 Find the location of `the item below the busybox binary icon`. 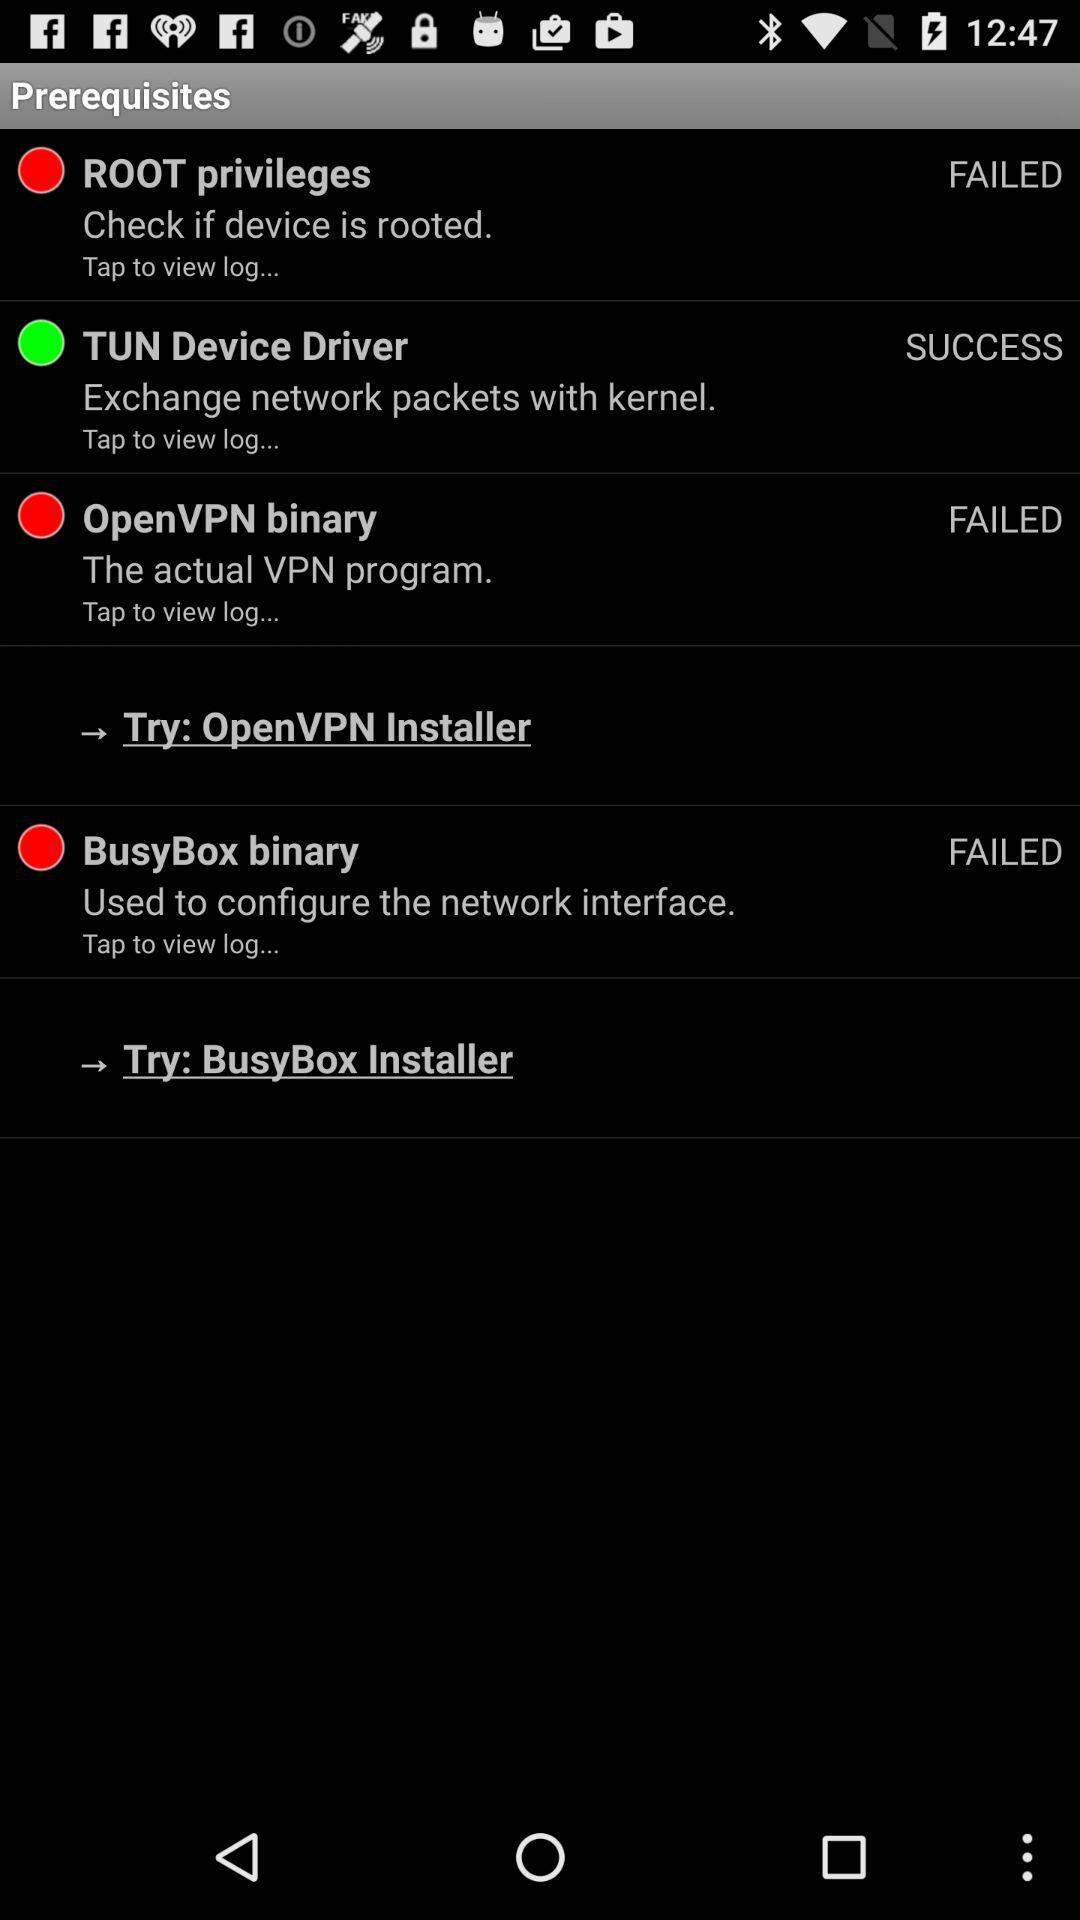

the item below the busybox binary icon is located at coordinates (573, 899).